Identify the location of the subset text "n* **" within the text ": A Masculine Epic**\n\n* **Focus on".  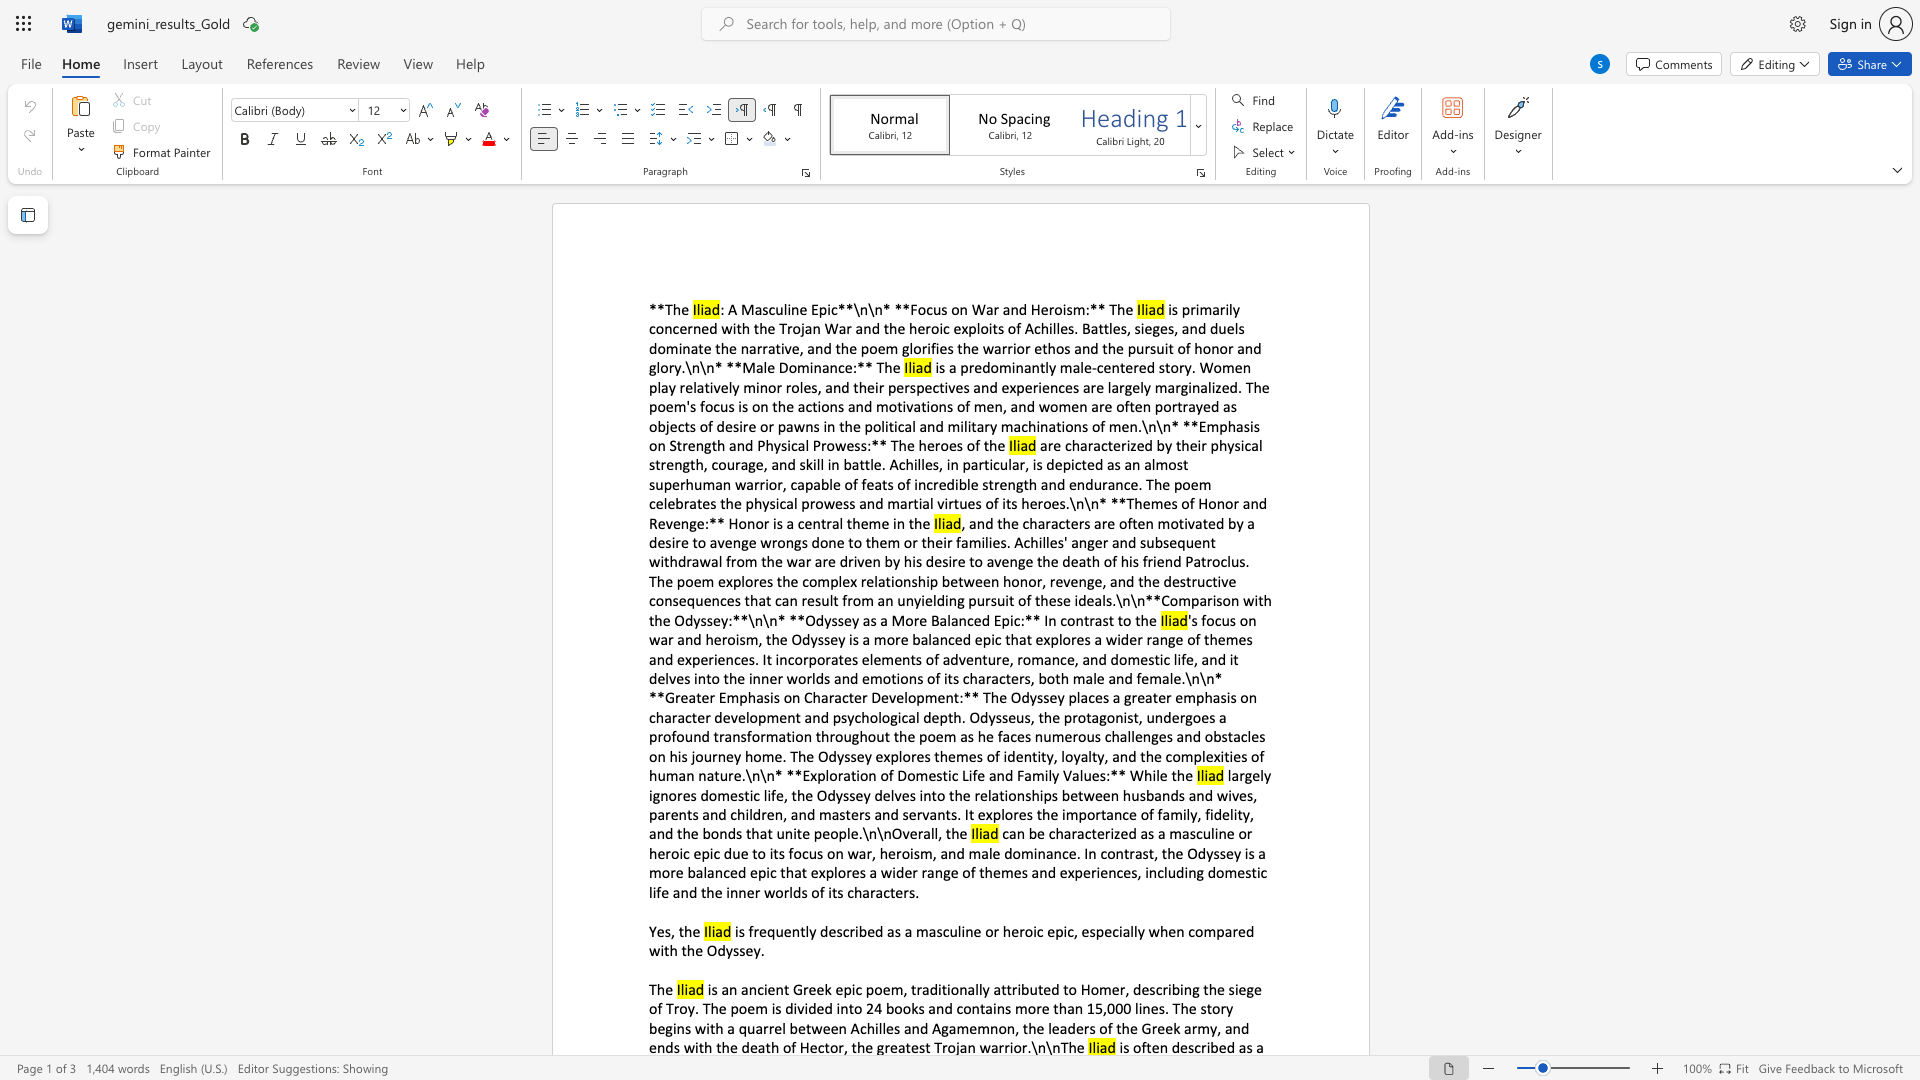
(874, 309).